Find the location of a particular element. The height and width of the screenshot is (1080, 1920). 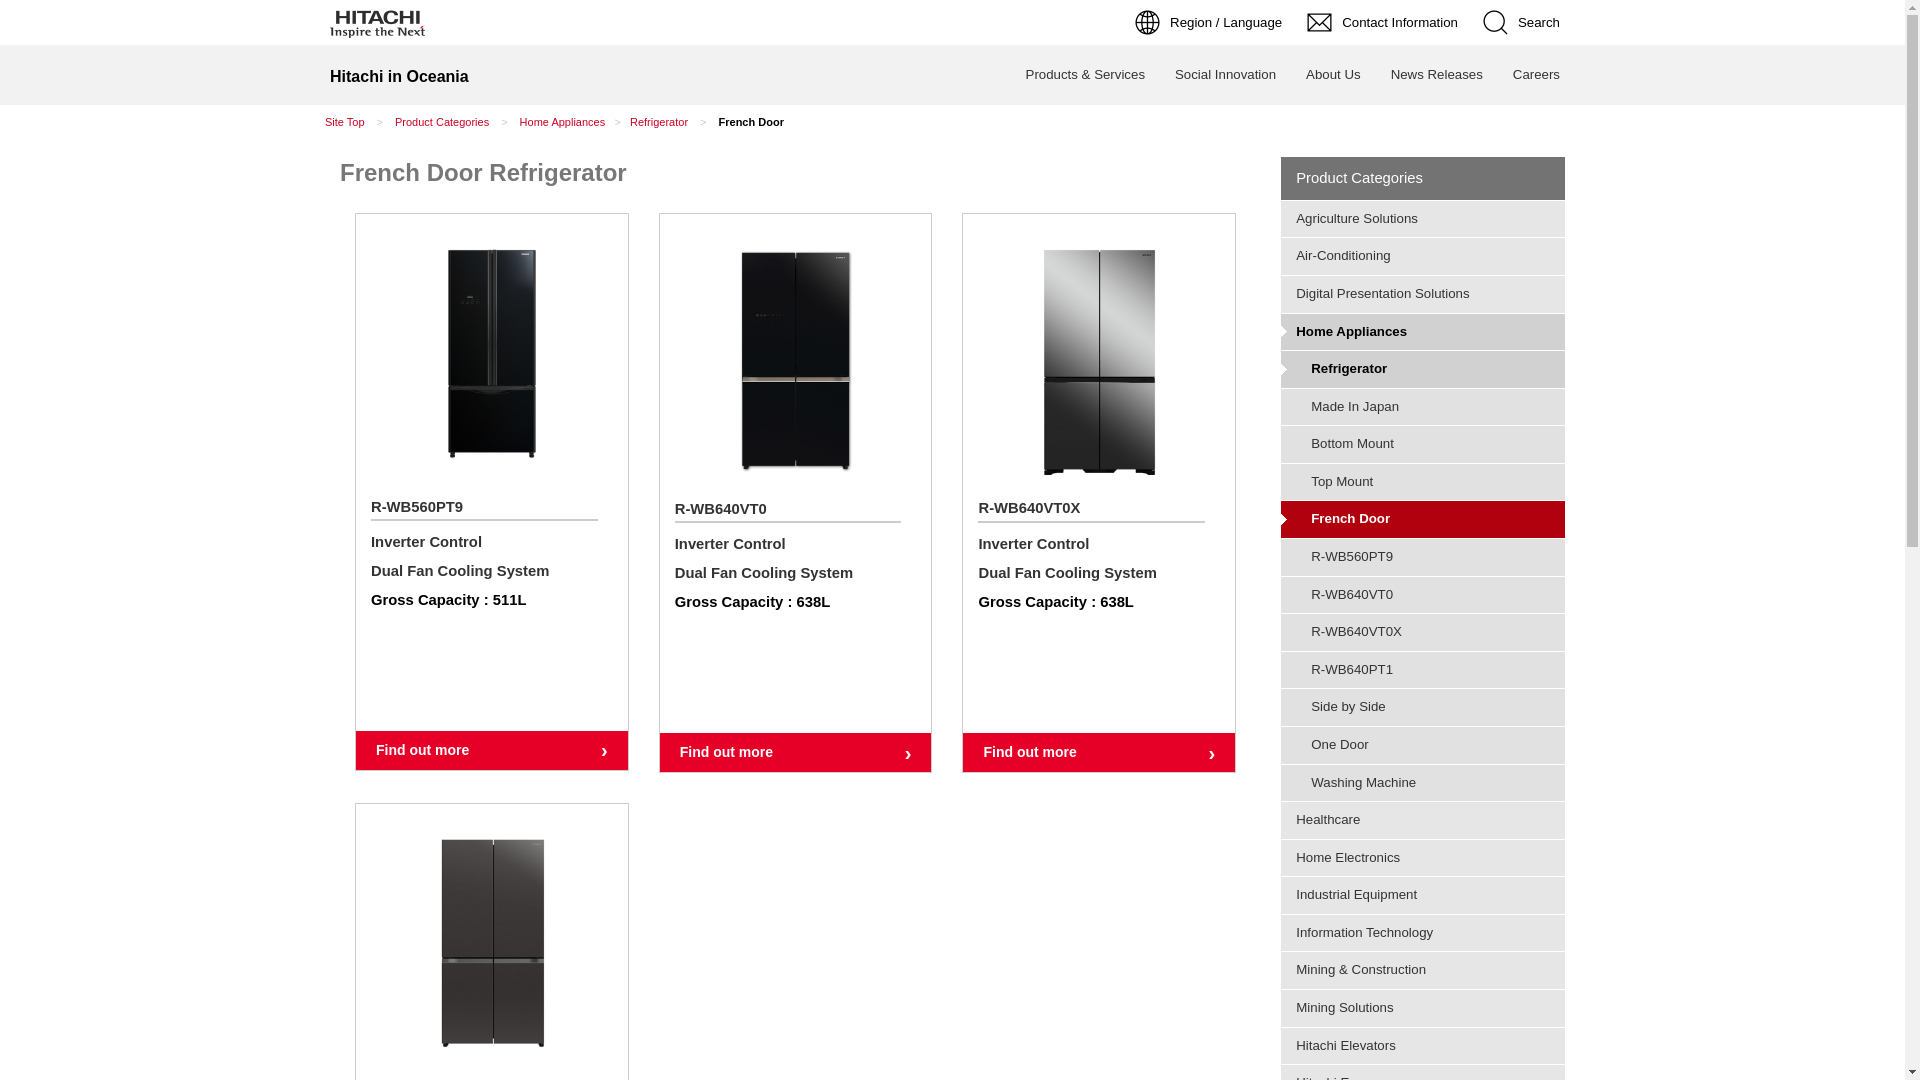

'Site Top' is located at coordinates (345, 122).